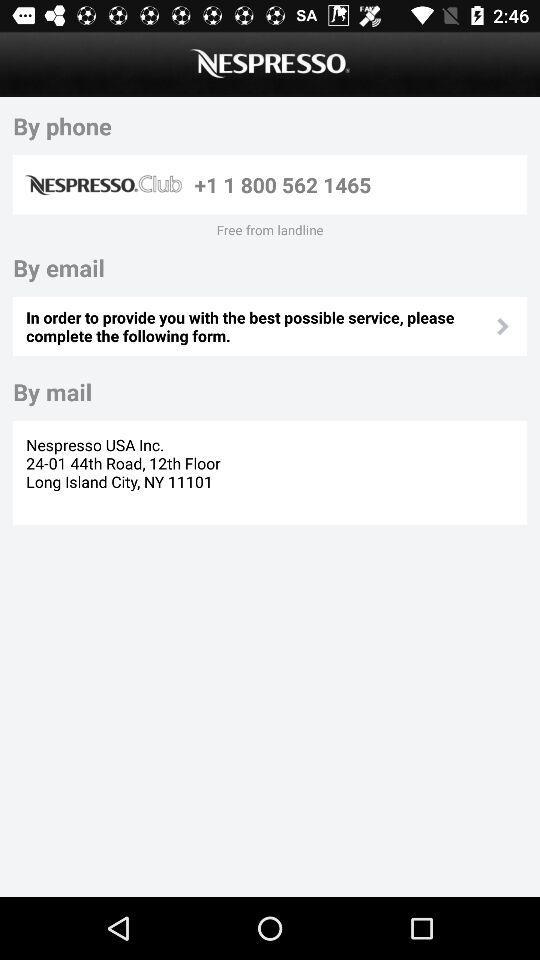 This screenshot has height=960, width=540. What do you see at coordinates (259, 326) in the screenshot?
I see `icon above by mail icon` at bounding box center [259, 326].